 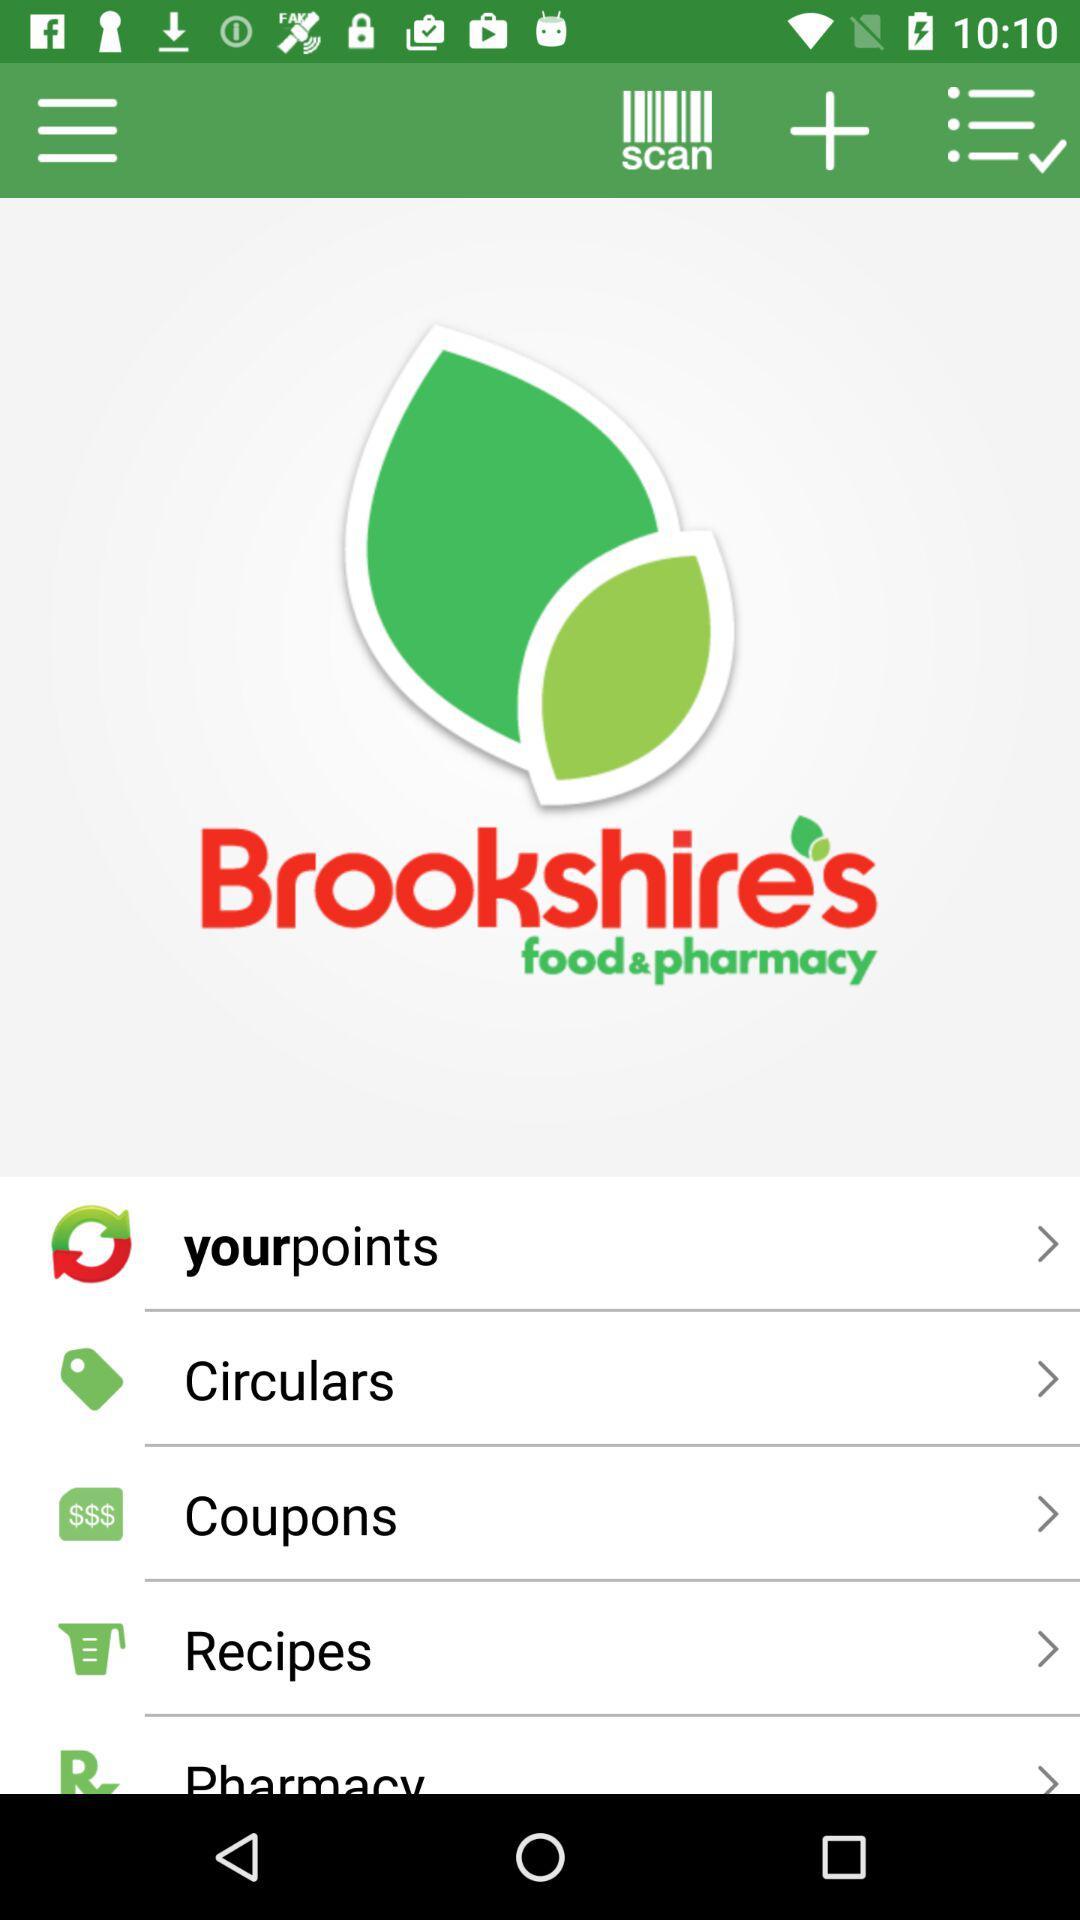 I want to click on the list icon, so click(x=1007, y=129).